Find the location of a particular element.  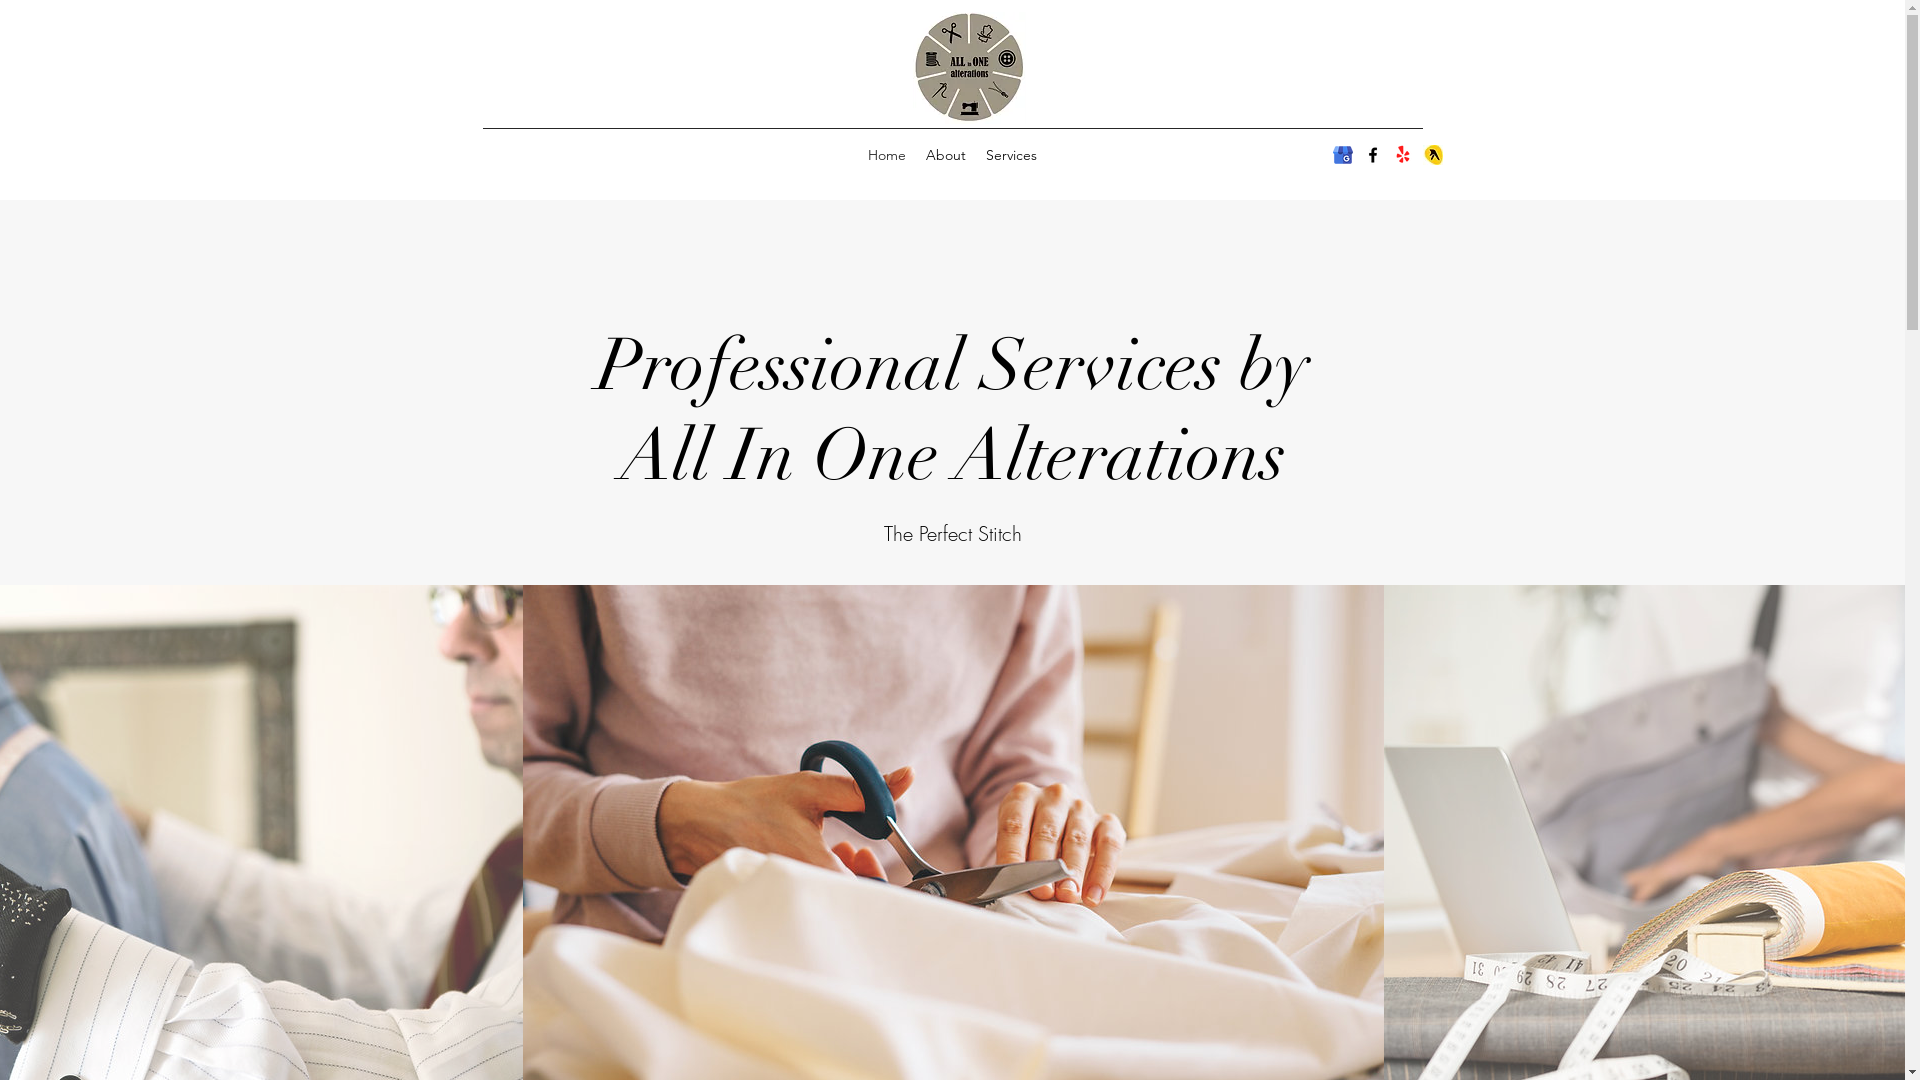

'Home' is located at coordinates (858, 153).